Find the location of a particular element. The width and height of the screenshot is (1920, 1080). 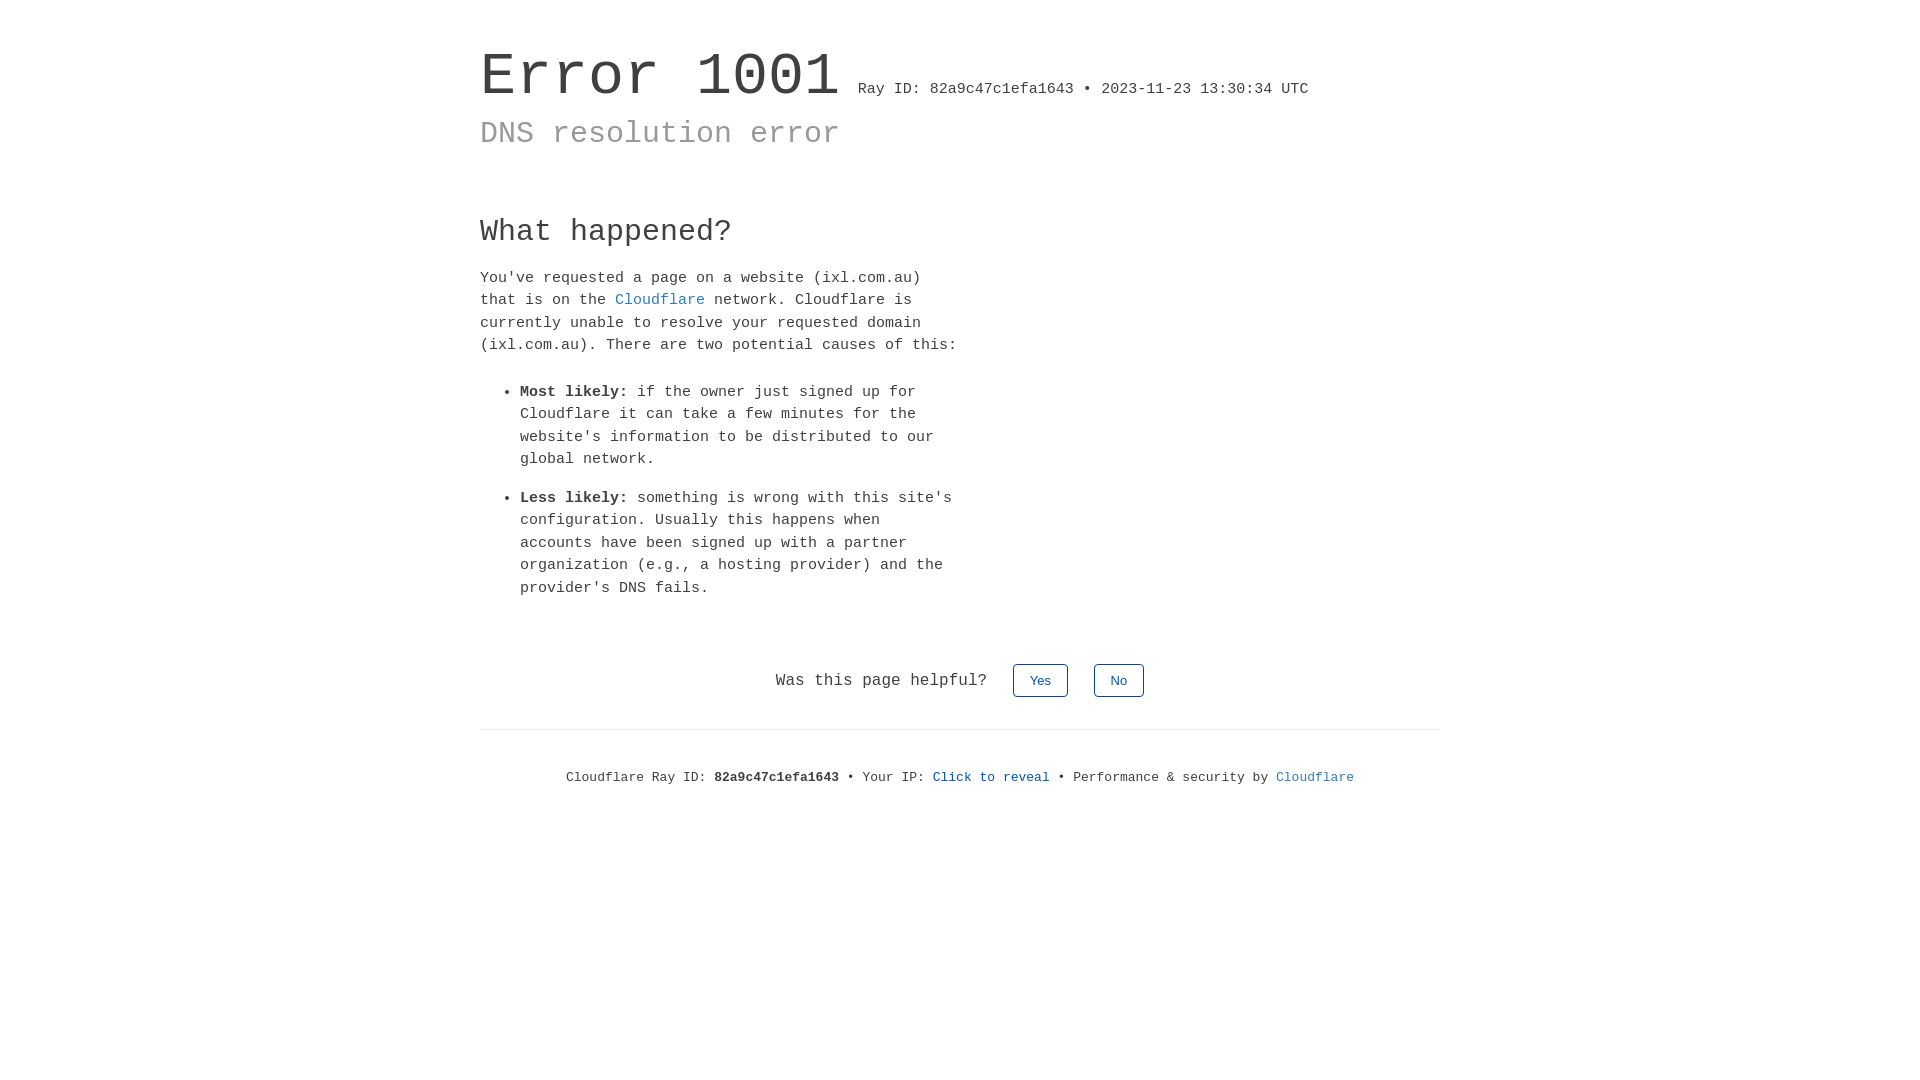

'Cloudflare' is located at coordinates (1315, 776).